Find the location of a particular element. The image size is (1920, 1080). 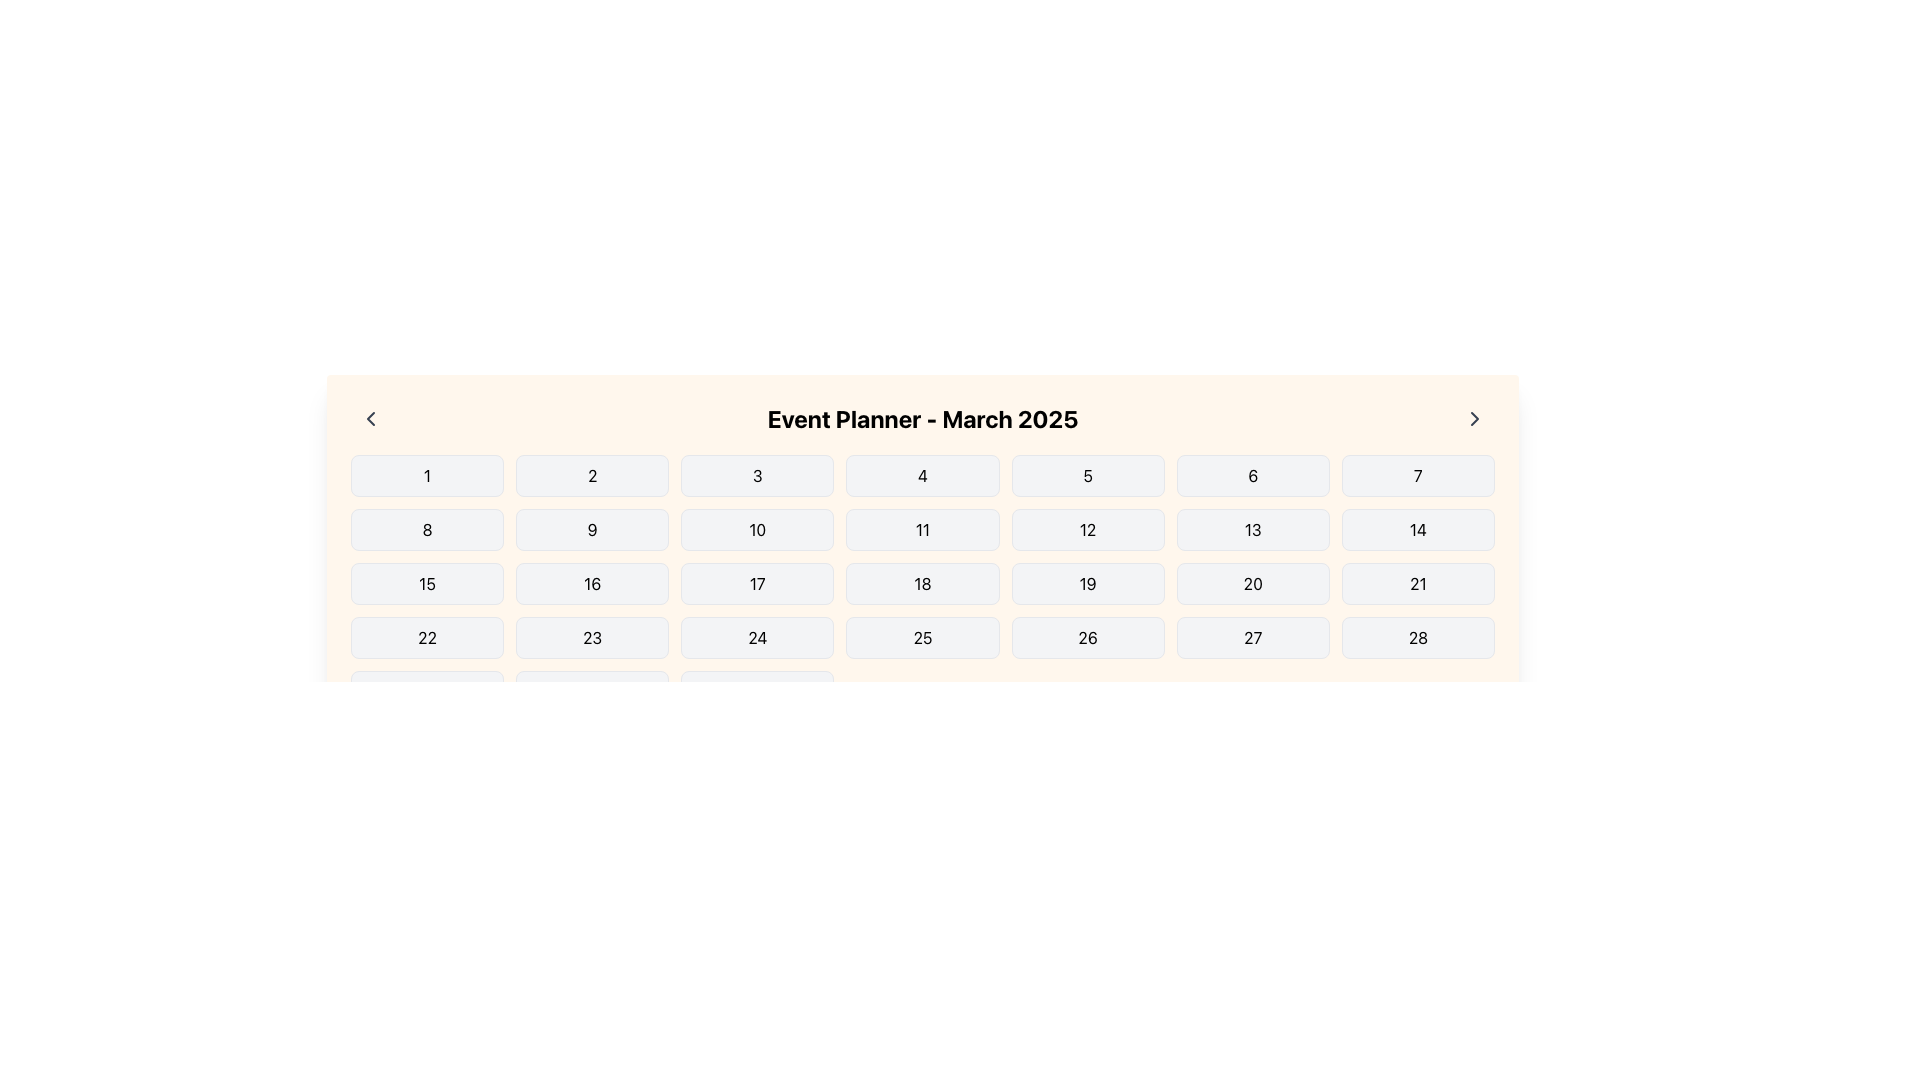

the rectangular button with a grayish-white background and the black number '26' centered within it is located at coordinates (1087, 637).